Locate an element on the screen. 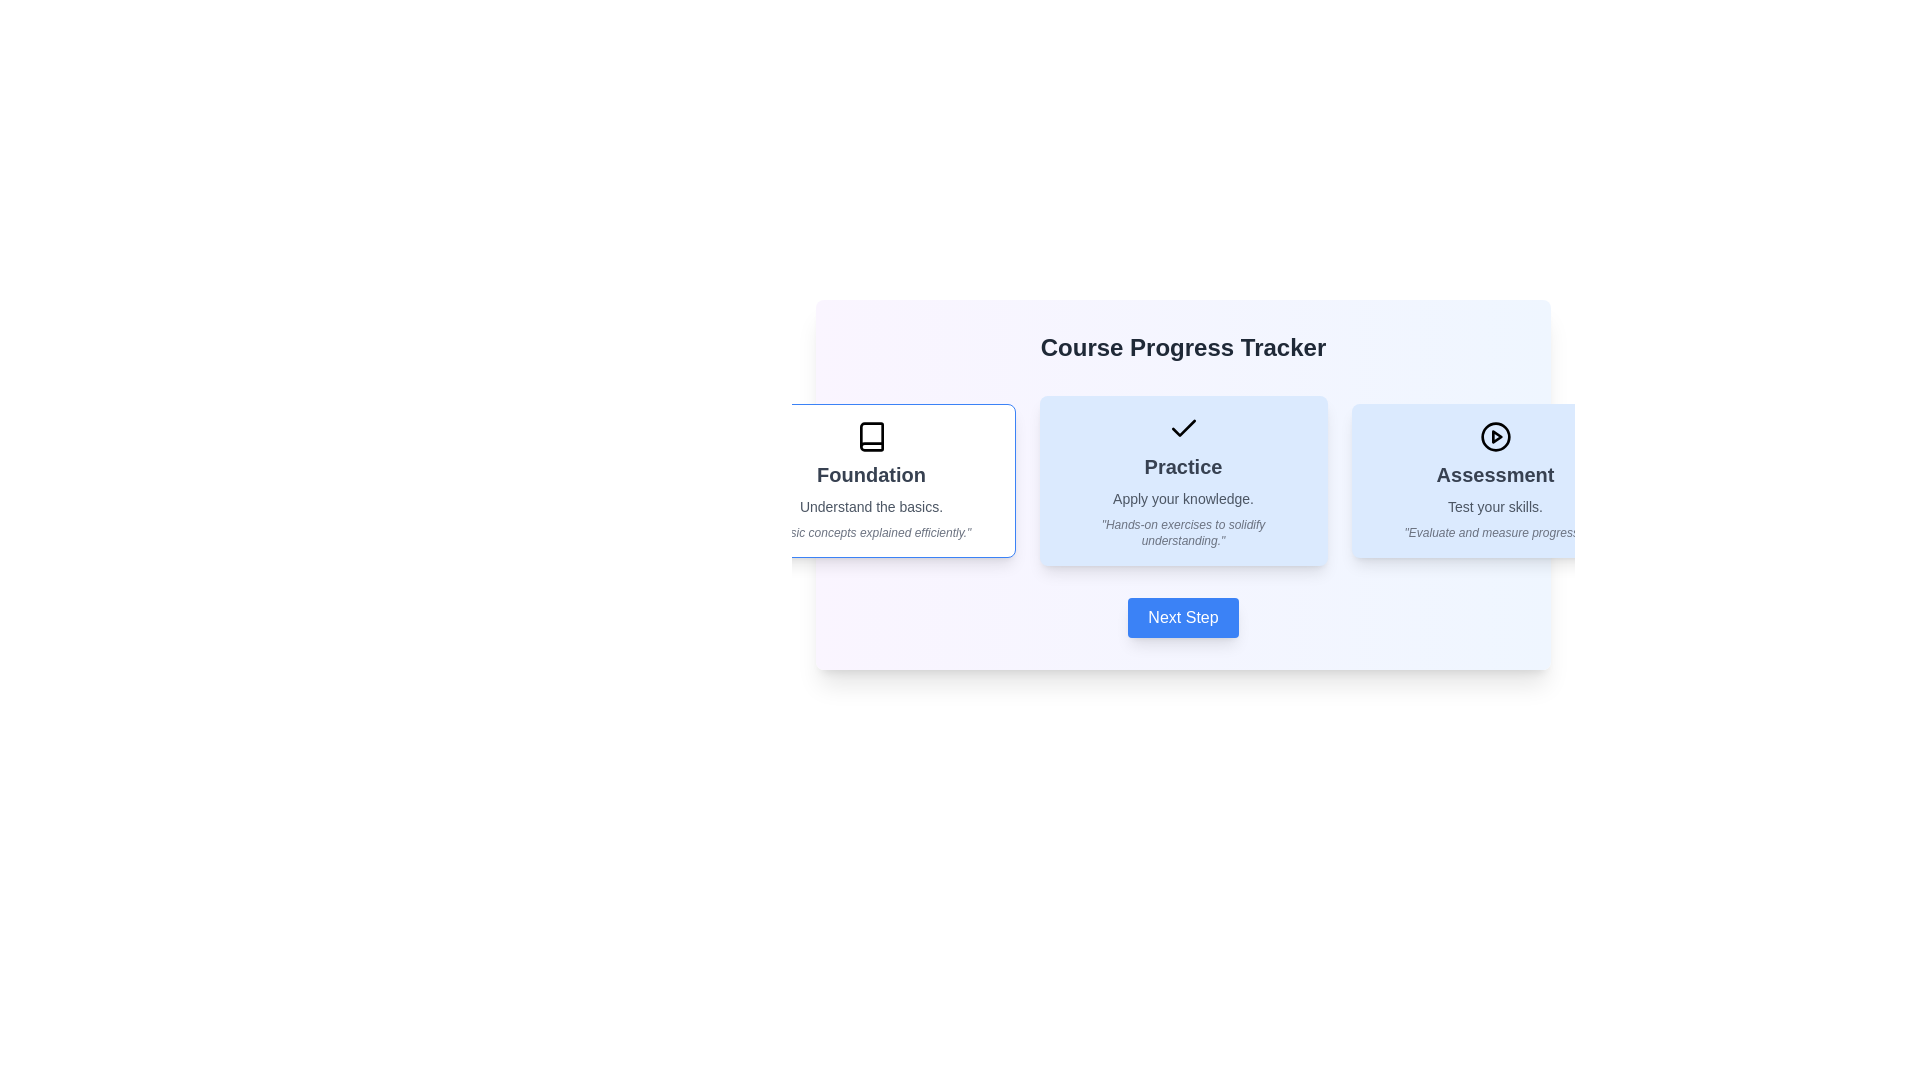 This screenshot has height=1080, width=1920. the text element that contains the phrase 'Evaluate and measure progress.' in italicized style and light gray color, located at the bottom of the 'Assessment' card is located at coordinates (1495, 531).